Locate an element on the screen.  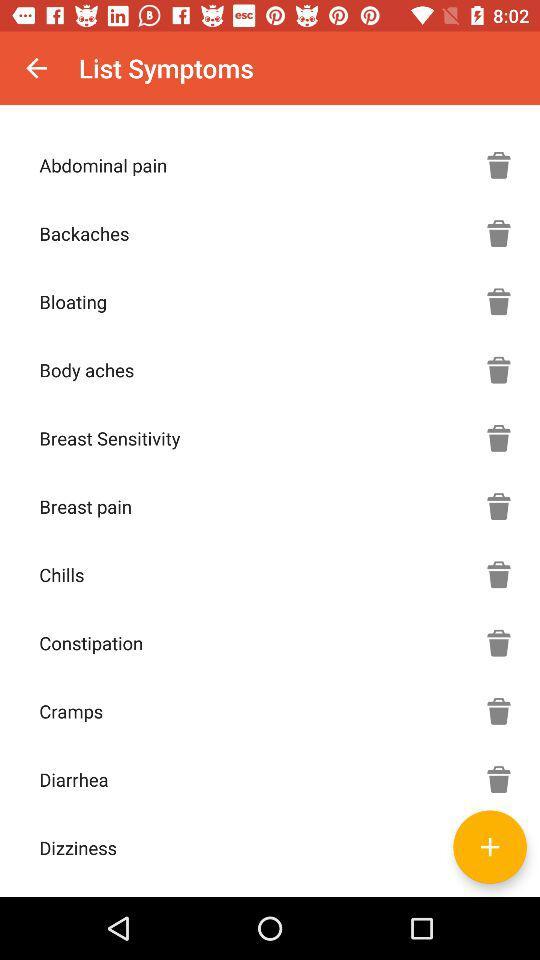
delete symptom is located at coordinates (498, 574).